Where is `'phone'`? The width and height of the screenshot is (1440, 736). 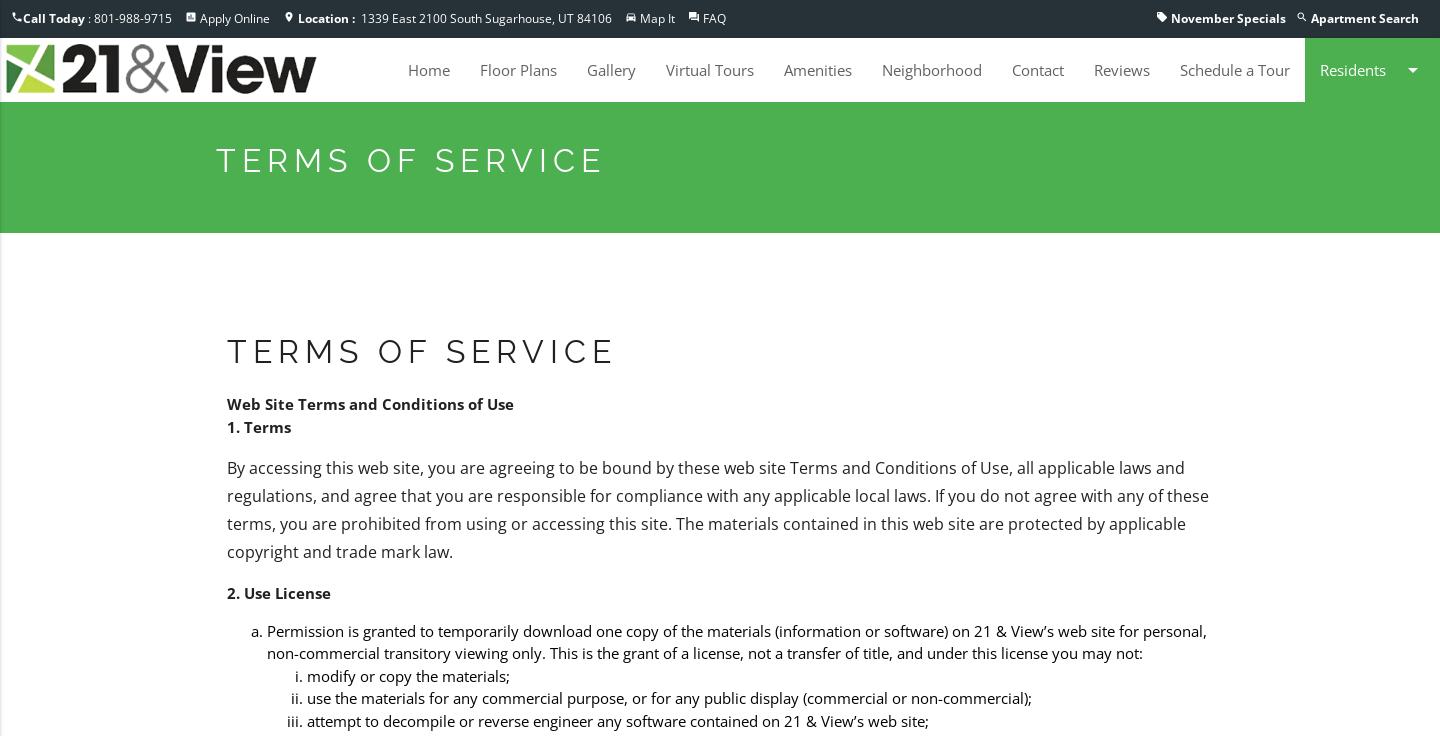
'phone' is located at coordinates (15, 16).